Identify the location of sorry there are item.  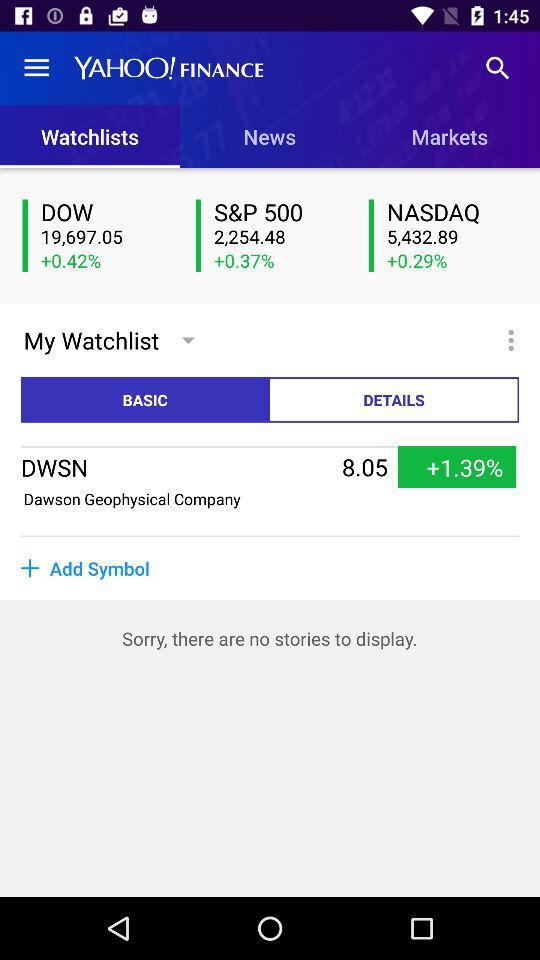
(269, 637).